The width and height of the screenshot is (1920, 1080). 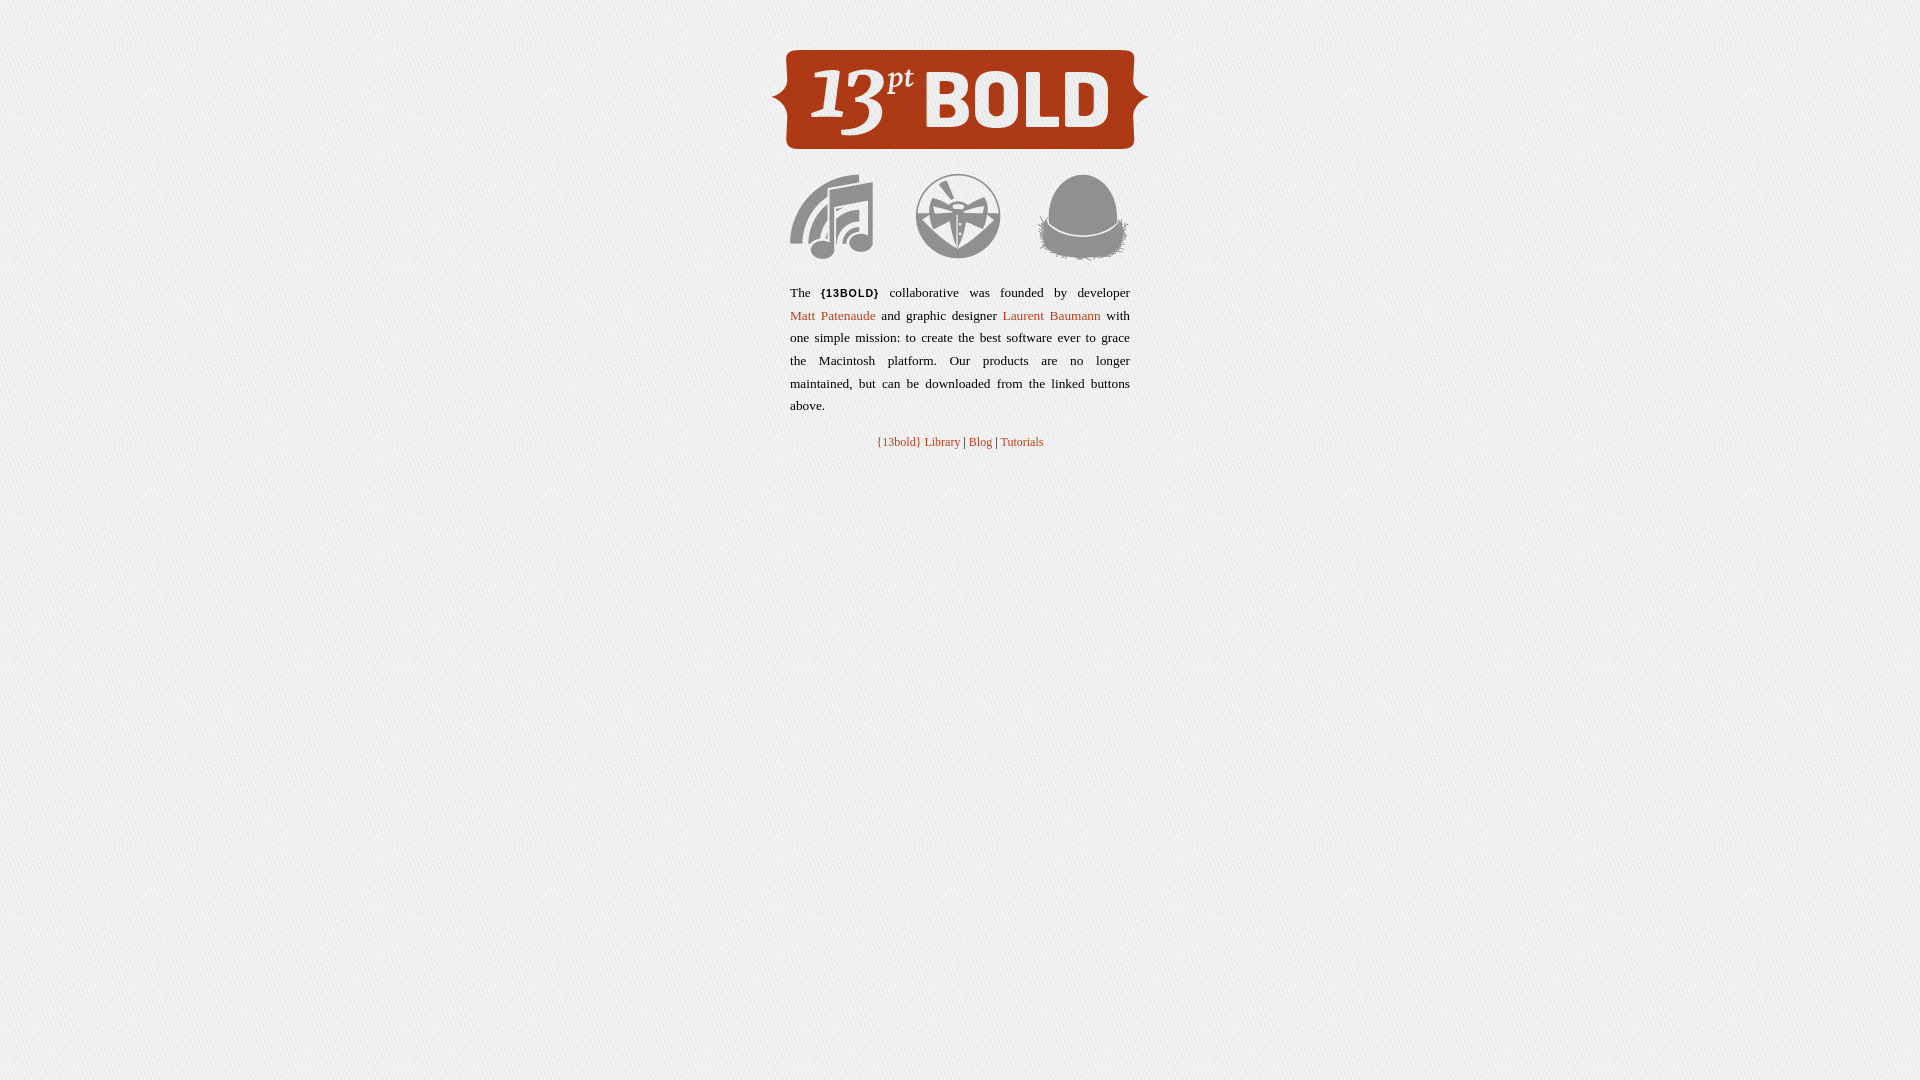 I want to click on 'Blog', so click(x=964, y=441).